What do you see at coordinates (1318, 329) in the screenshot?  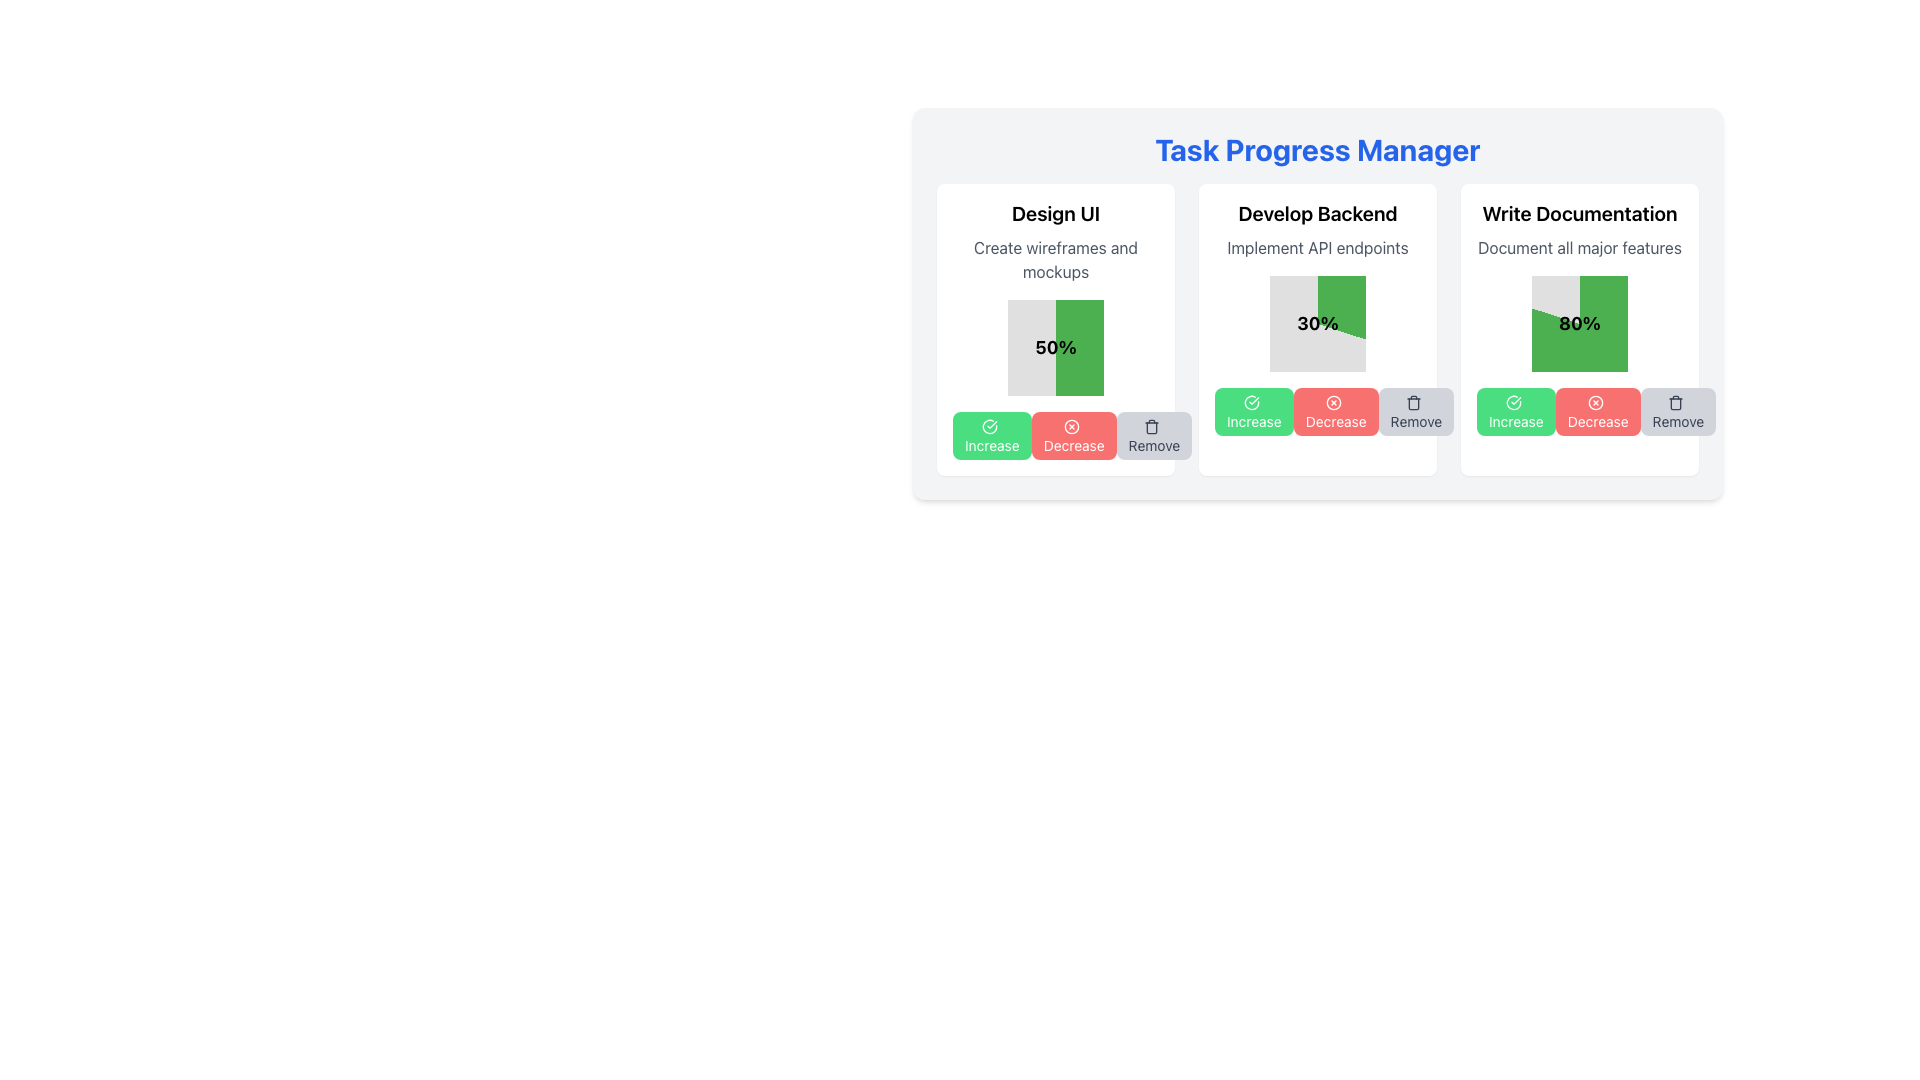 I see `percentage value displayed on the Circular Progress Indicator, which shows '30%' and is located in the middle of the horizontal triplet in the 'Task Progress Manager' section` at bounding box center [1318, 329].